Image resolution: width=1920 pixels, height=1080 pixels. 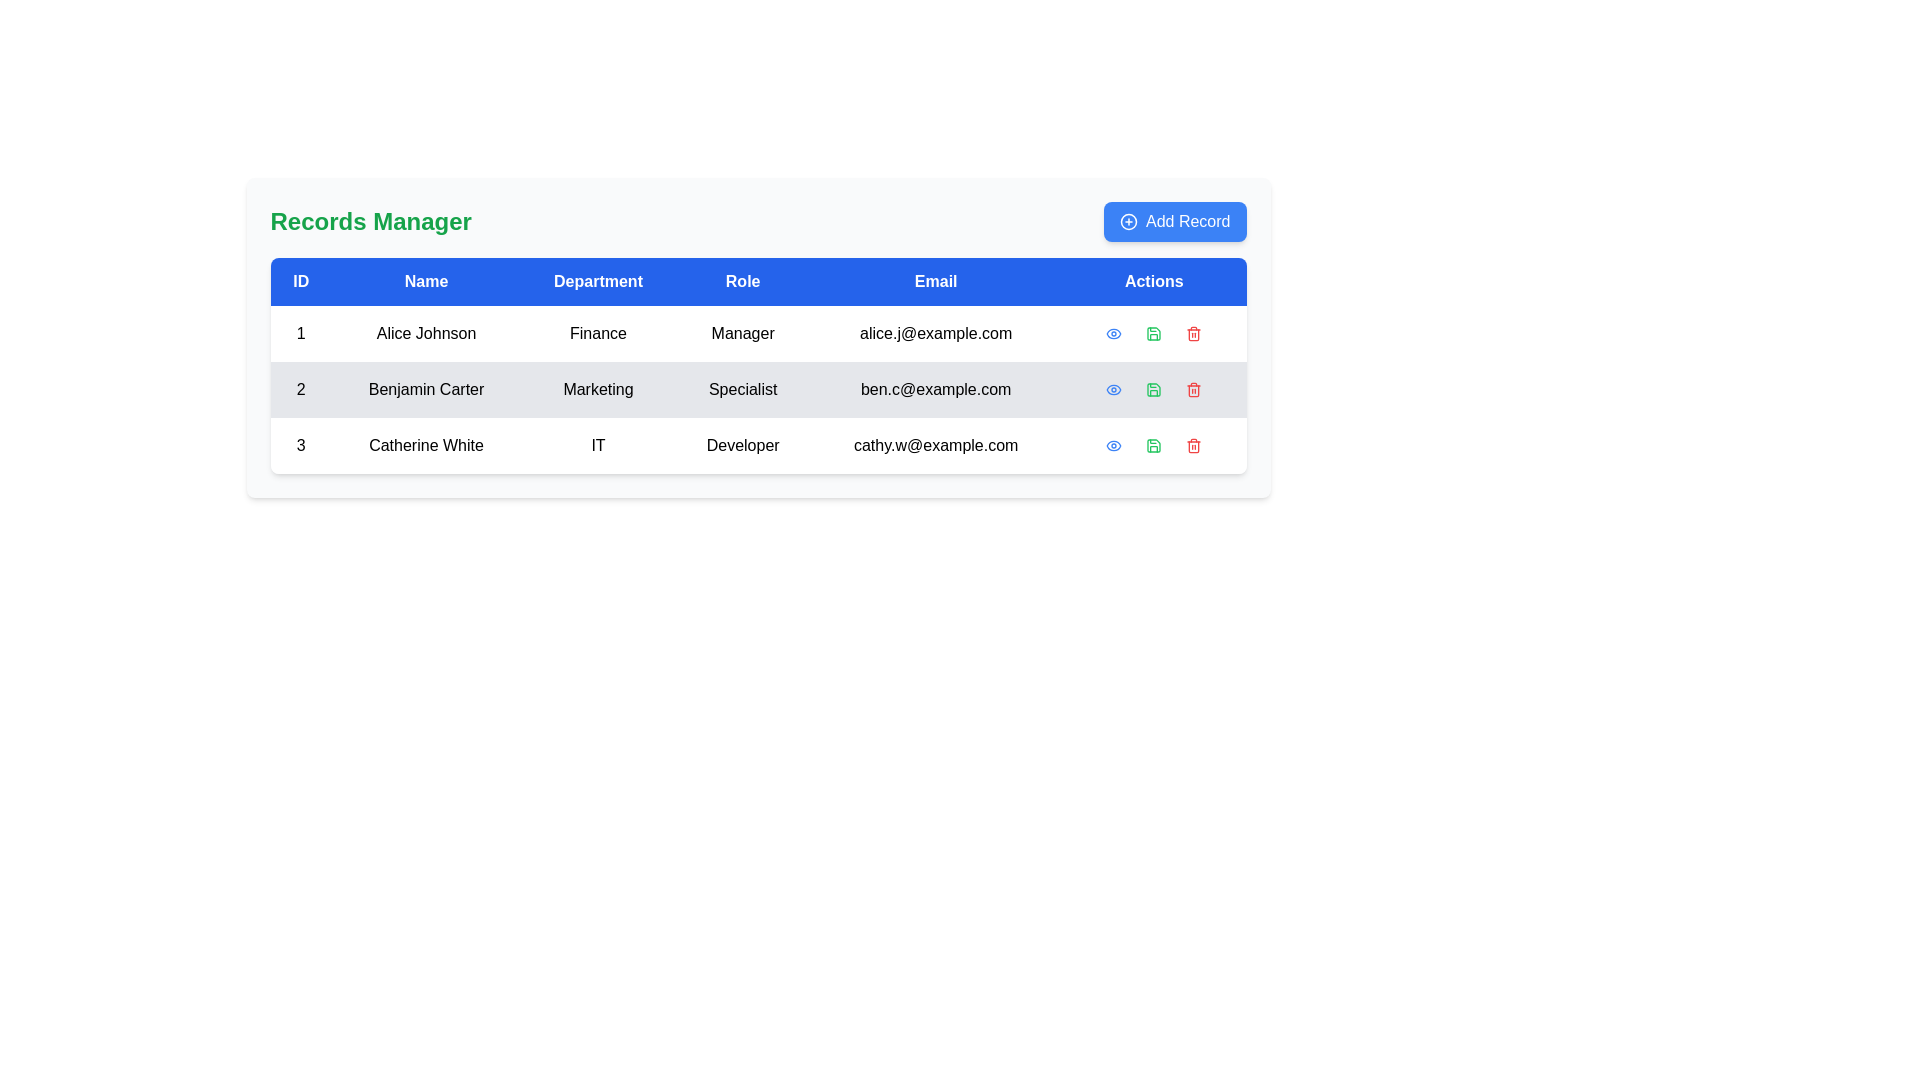 What do you see at coordinates (1153, 445) in the screenshot?
I see `the save/download button in the Actions column for Catherine White, which is represented by an icon resembling a floppy disk or a downward arrow` at bounding box center [1153, 445].